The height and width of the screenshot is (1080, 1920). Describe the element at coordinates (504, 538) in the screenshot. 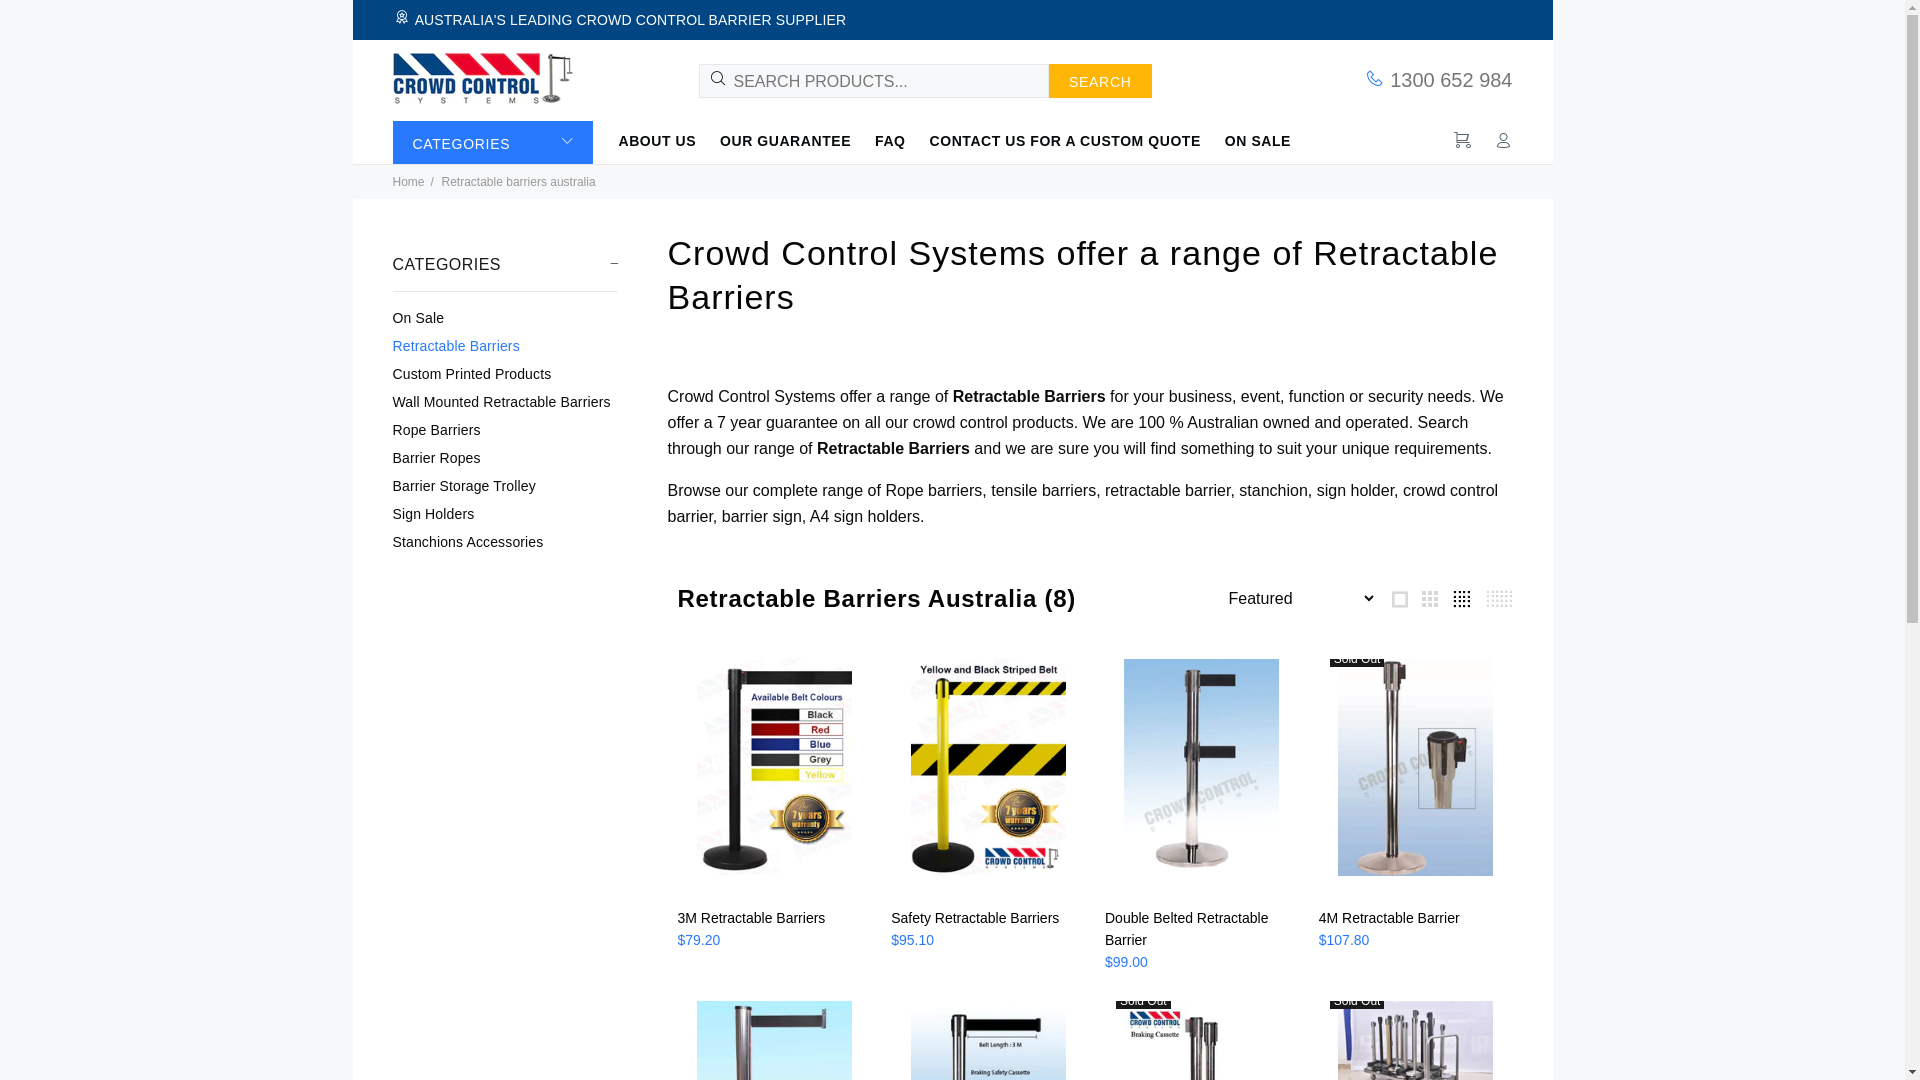

I see `'Stanchions Accessories'` at that location.